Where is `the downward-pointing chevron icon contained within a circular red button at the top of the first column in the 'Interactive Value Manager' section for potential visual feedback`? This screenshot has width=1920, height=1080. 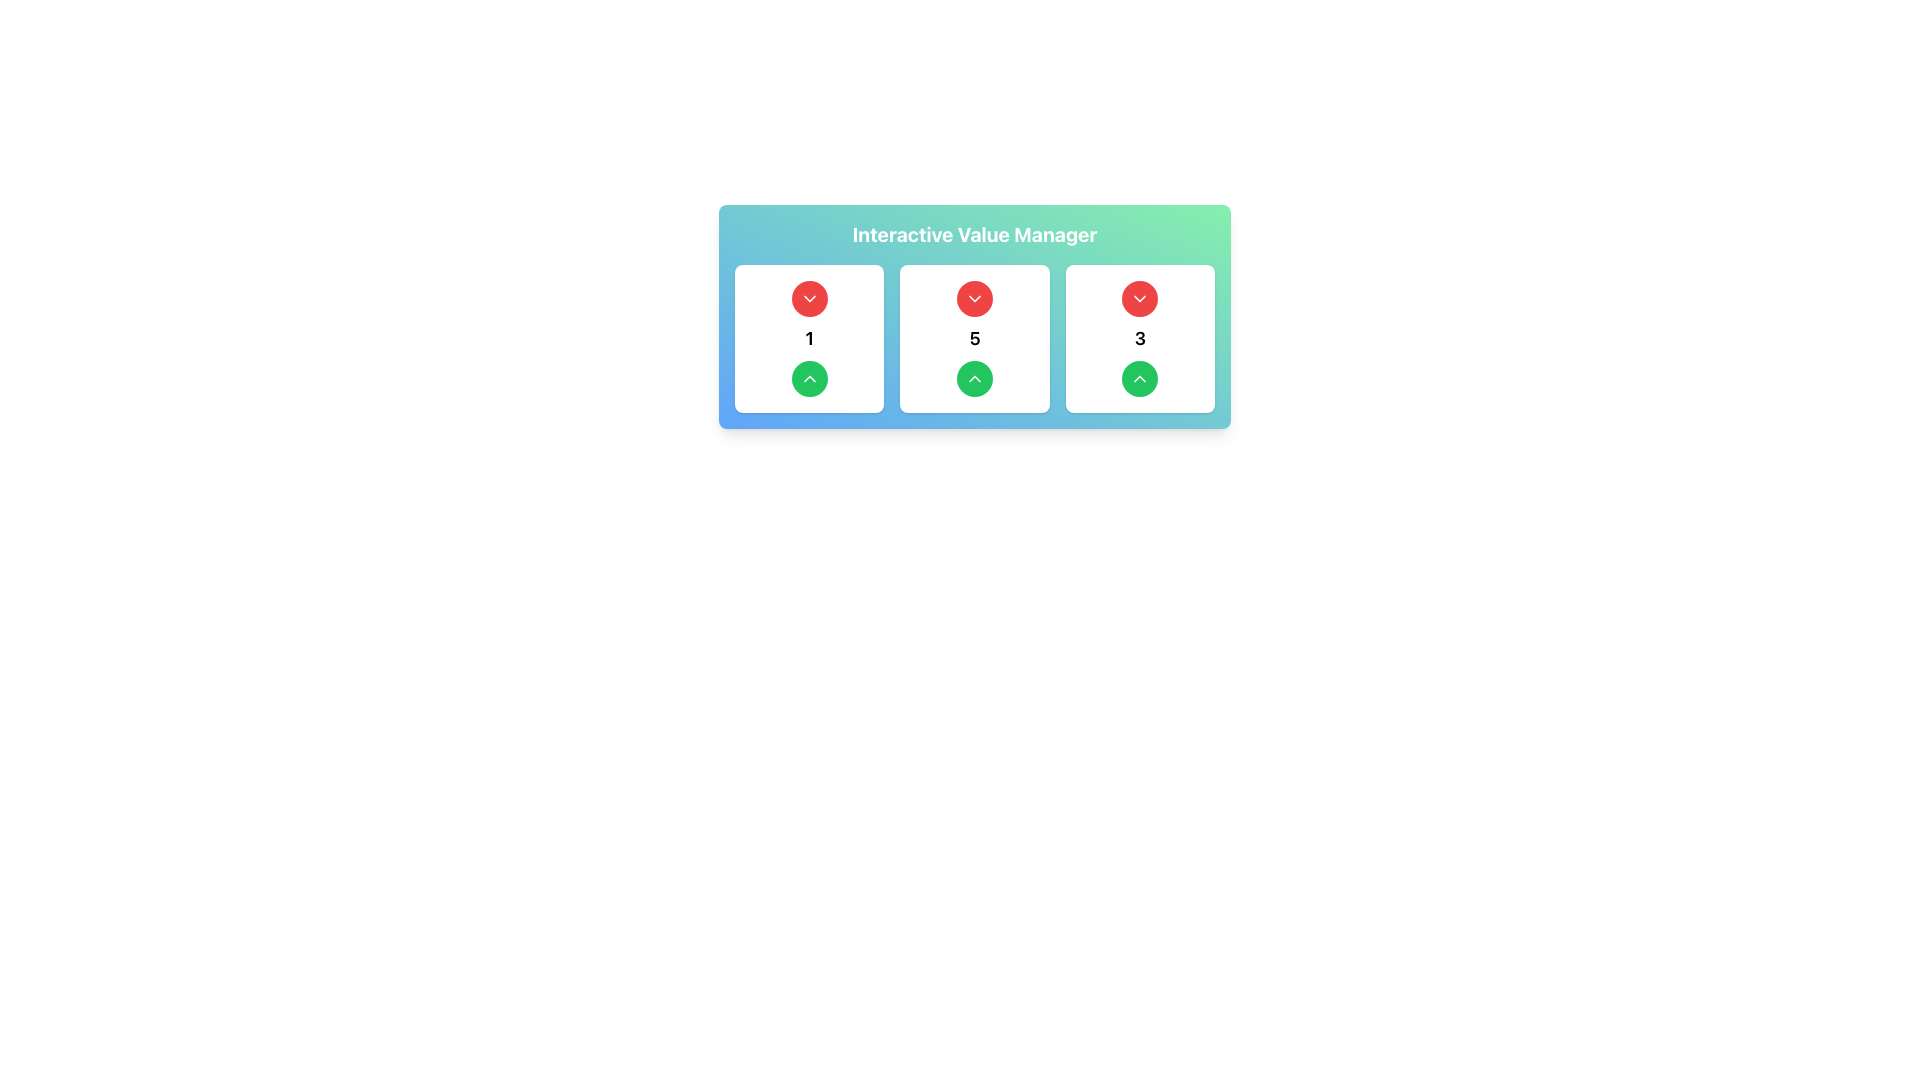 the downward-pointing chevron icon contained within a circular red button at the top of the first column in the 'Interactive Value Manager' section for potential visual feedback is located at coordinates (809, 299).